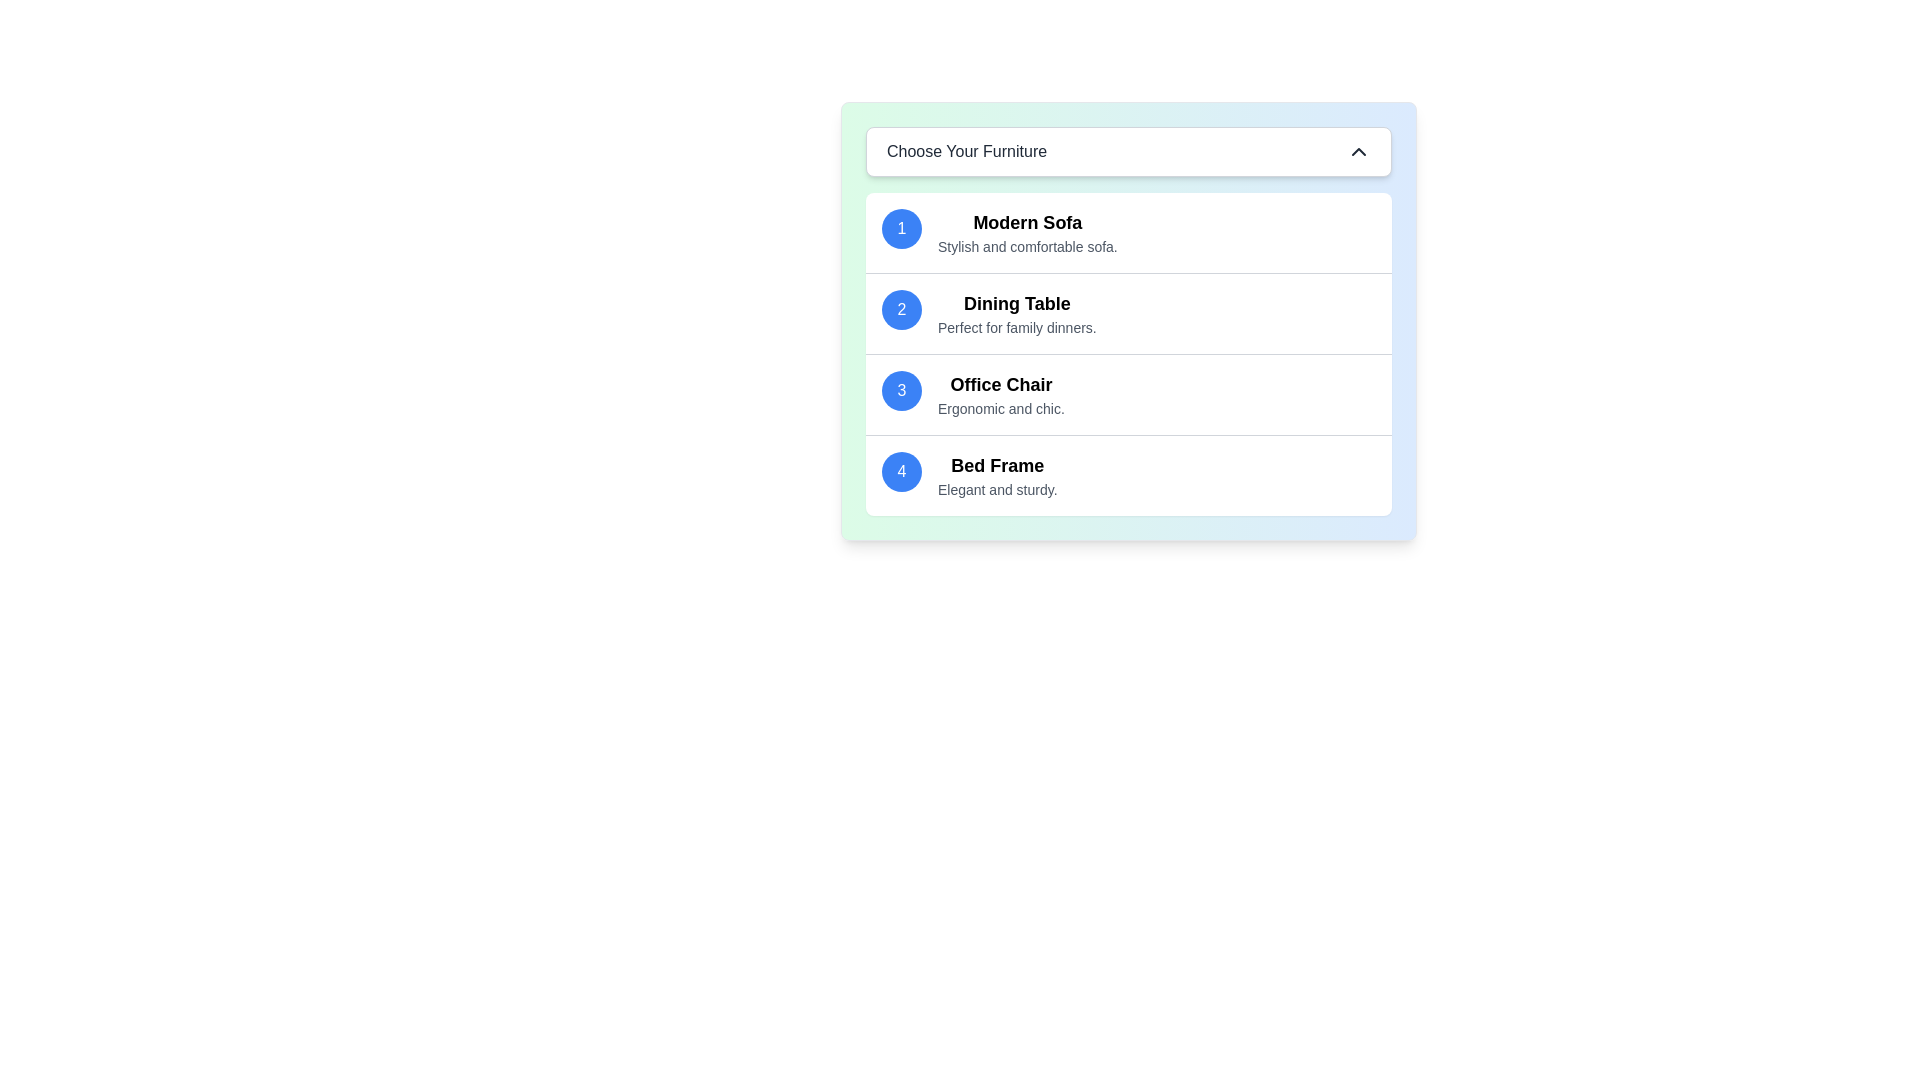  Describe the element at coordinates (997, 466) in the screenshot. I see `text label identifying the fourth item in the list as 'Bed Frame', which is located above the descriptive text 'Elegant and sturdy'` at that location.